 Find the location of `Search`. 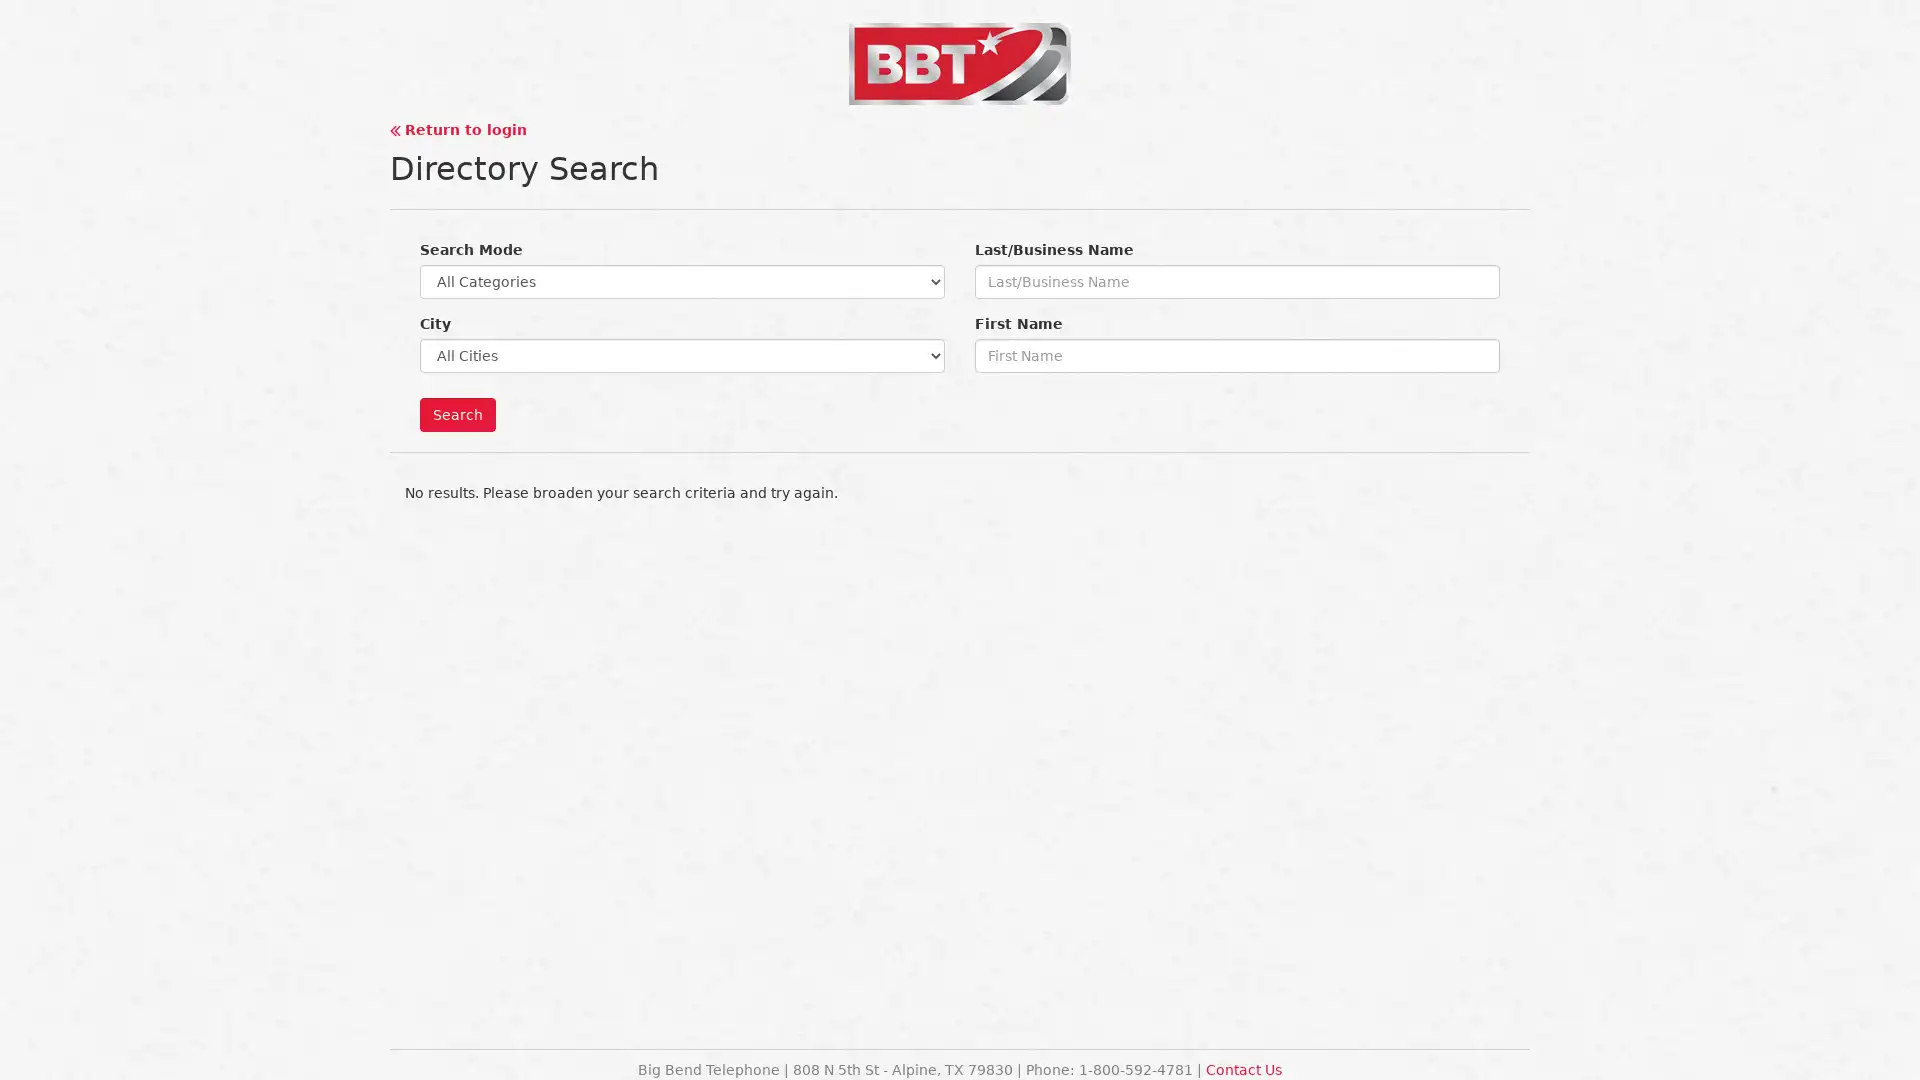

Search is located at coordinates (456, 414).